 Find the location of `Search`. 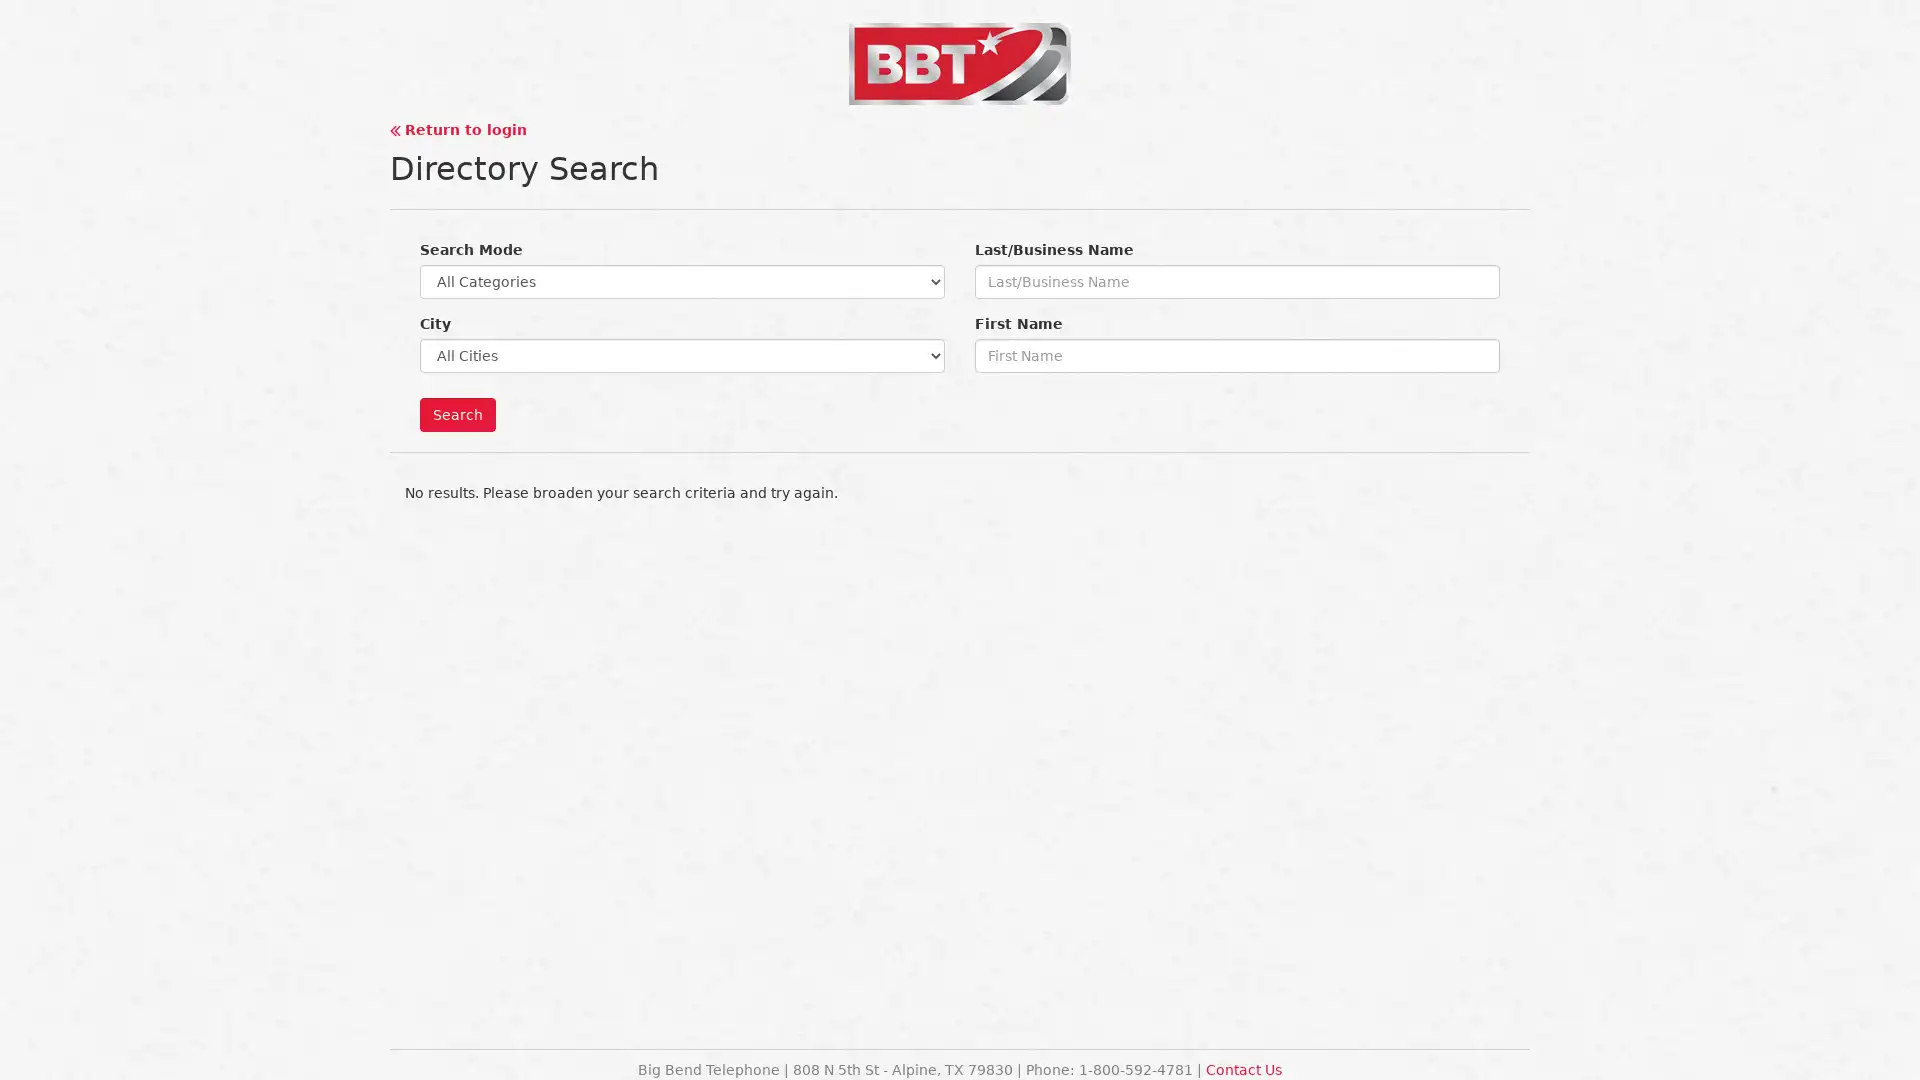

Search is located at coordinates (456, 414).